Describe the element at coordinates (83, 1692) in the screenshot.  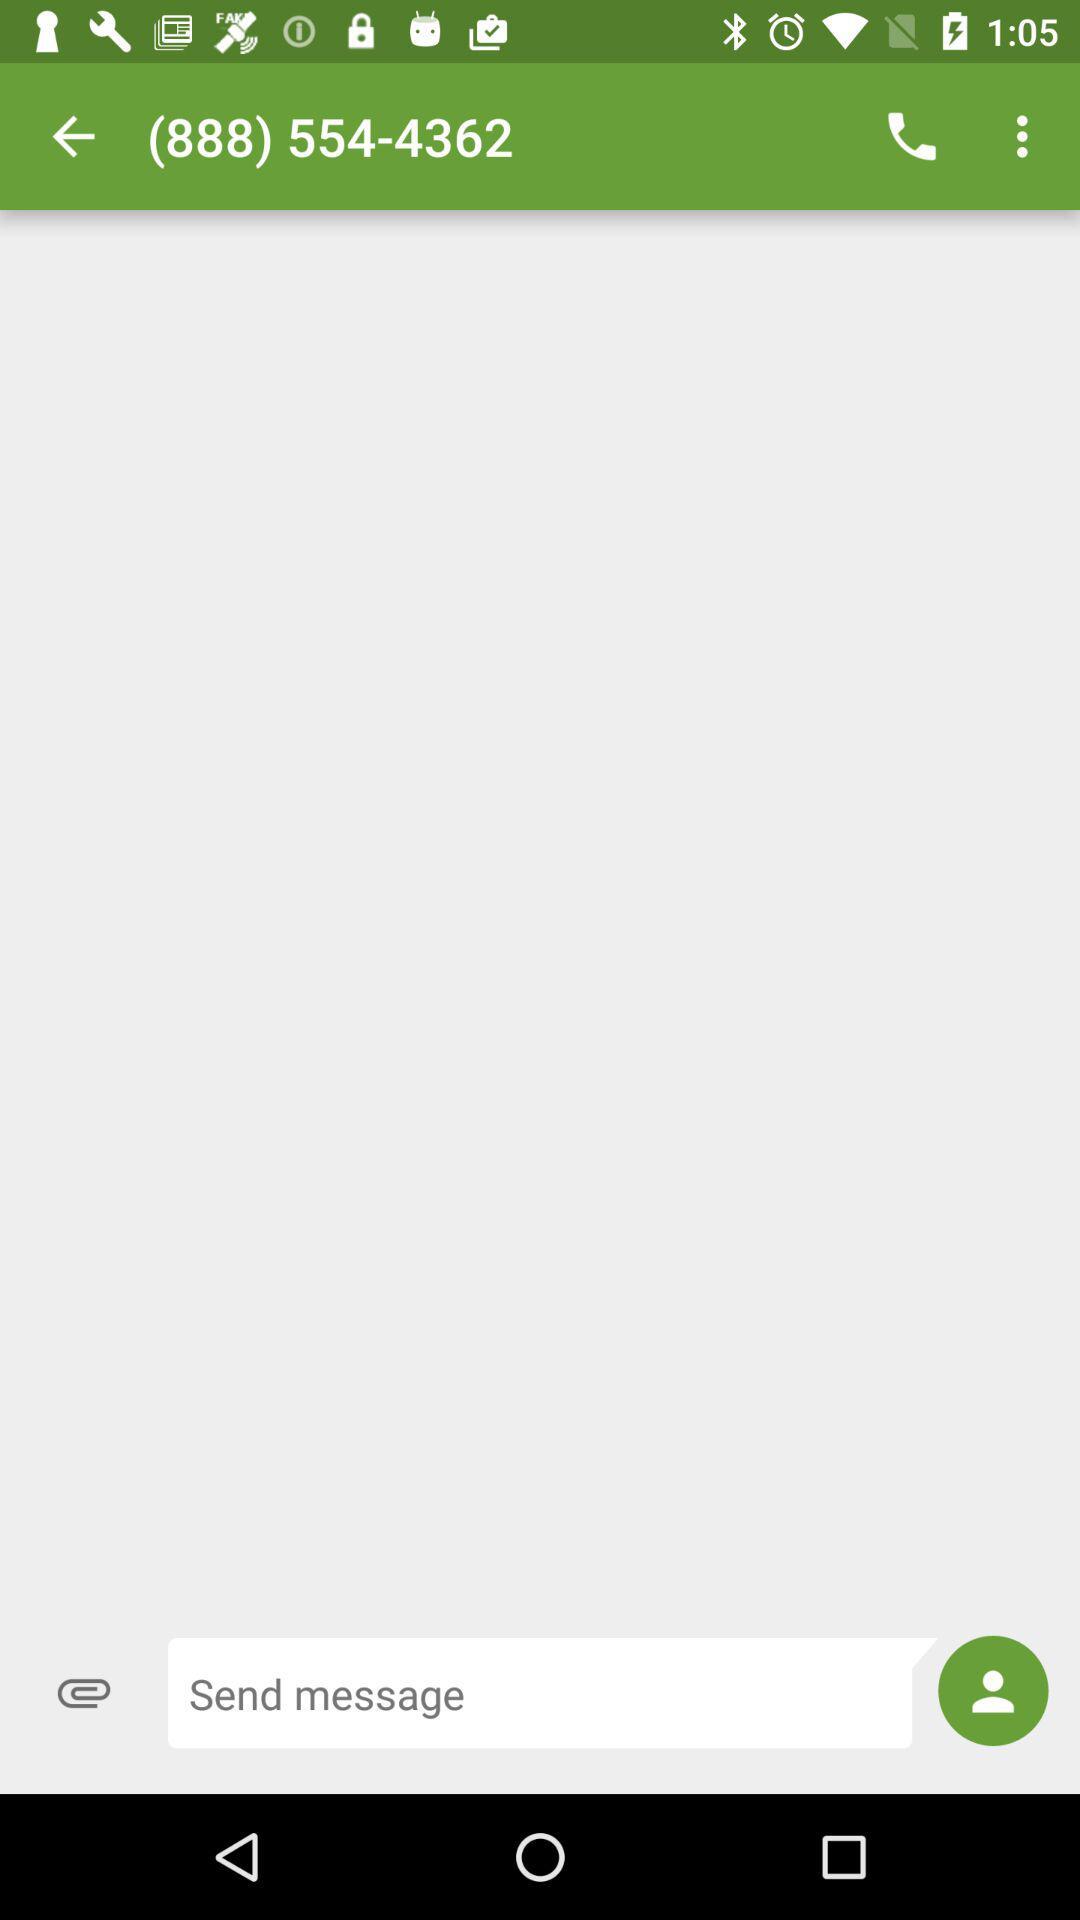
I see `the attach_file icon` at that location.